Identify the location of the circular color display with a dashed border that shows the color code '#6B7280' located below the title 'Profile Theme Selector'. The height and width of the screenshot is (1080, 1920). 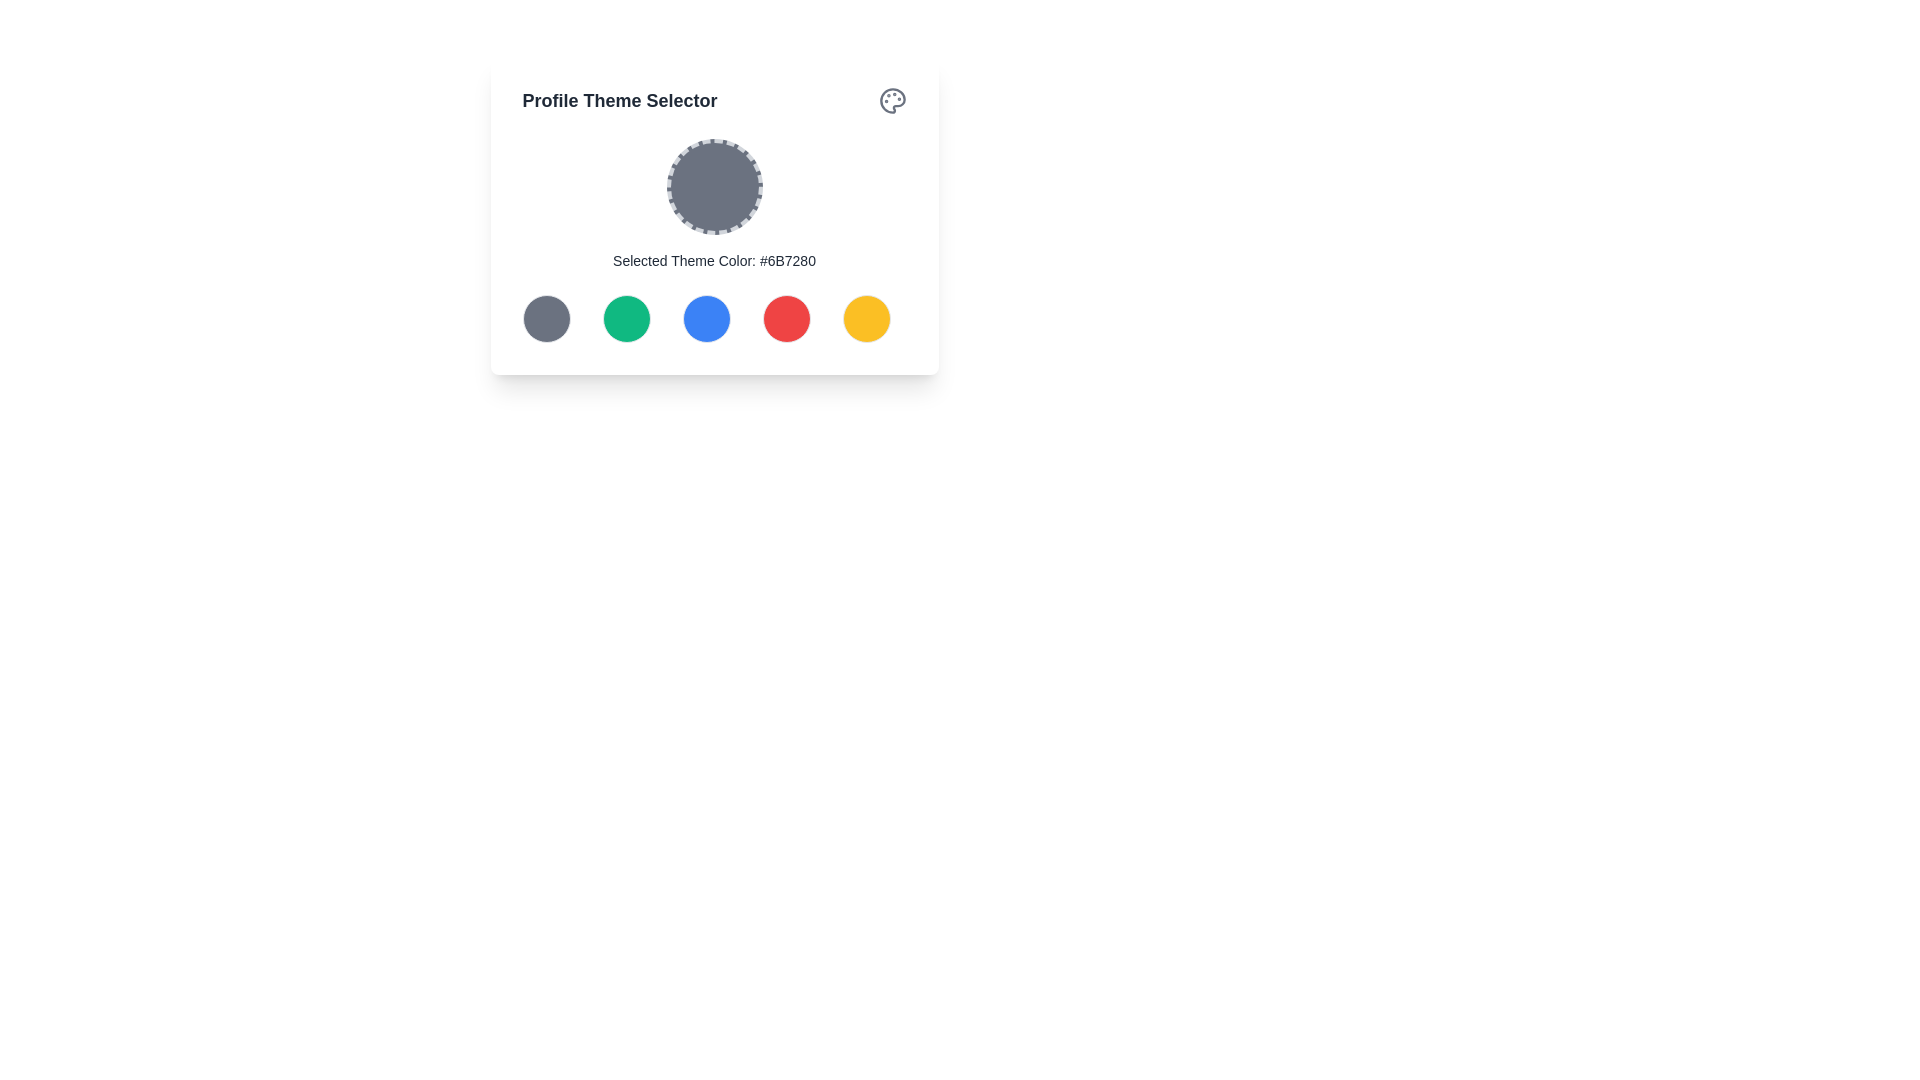
(714, 204).